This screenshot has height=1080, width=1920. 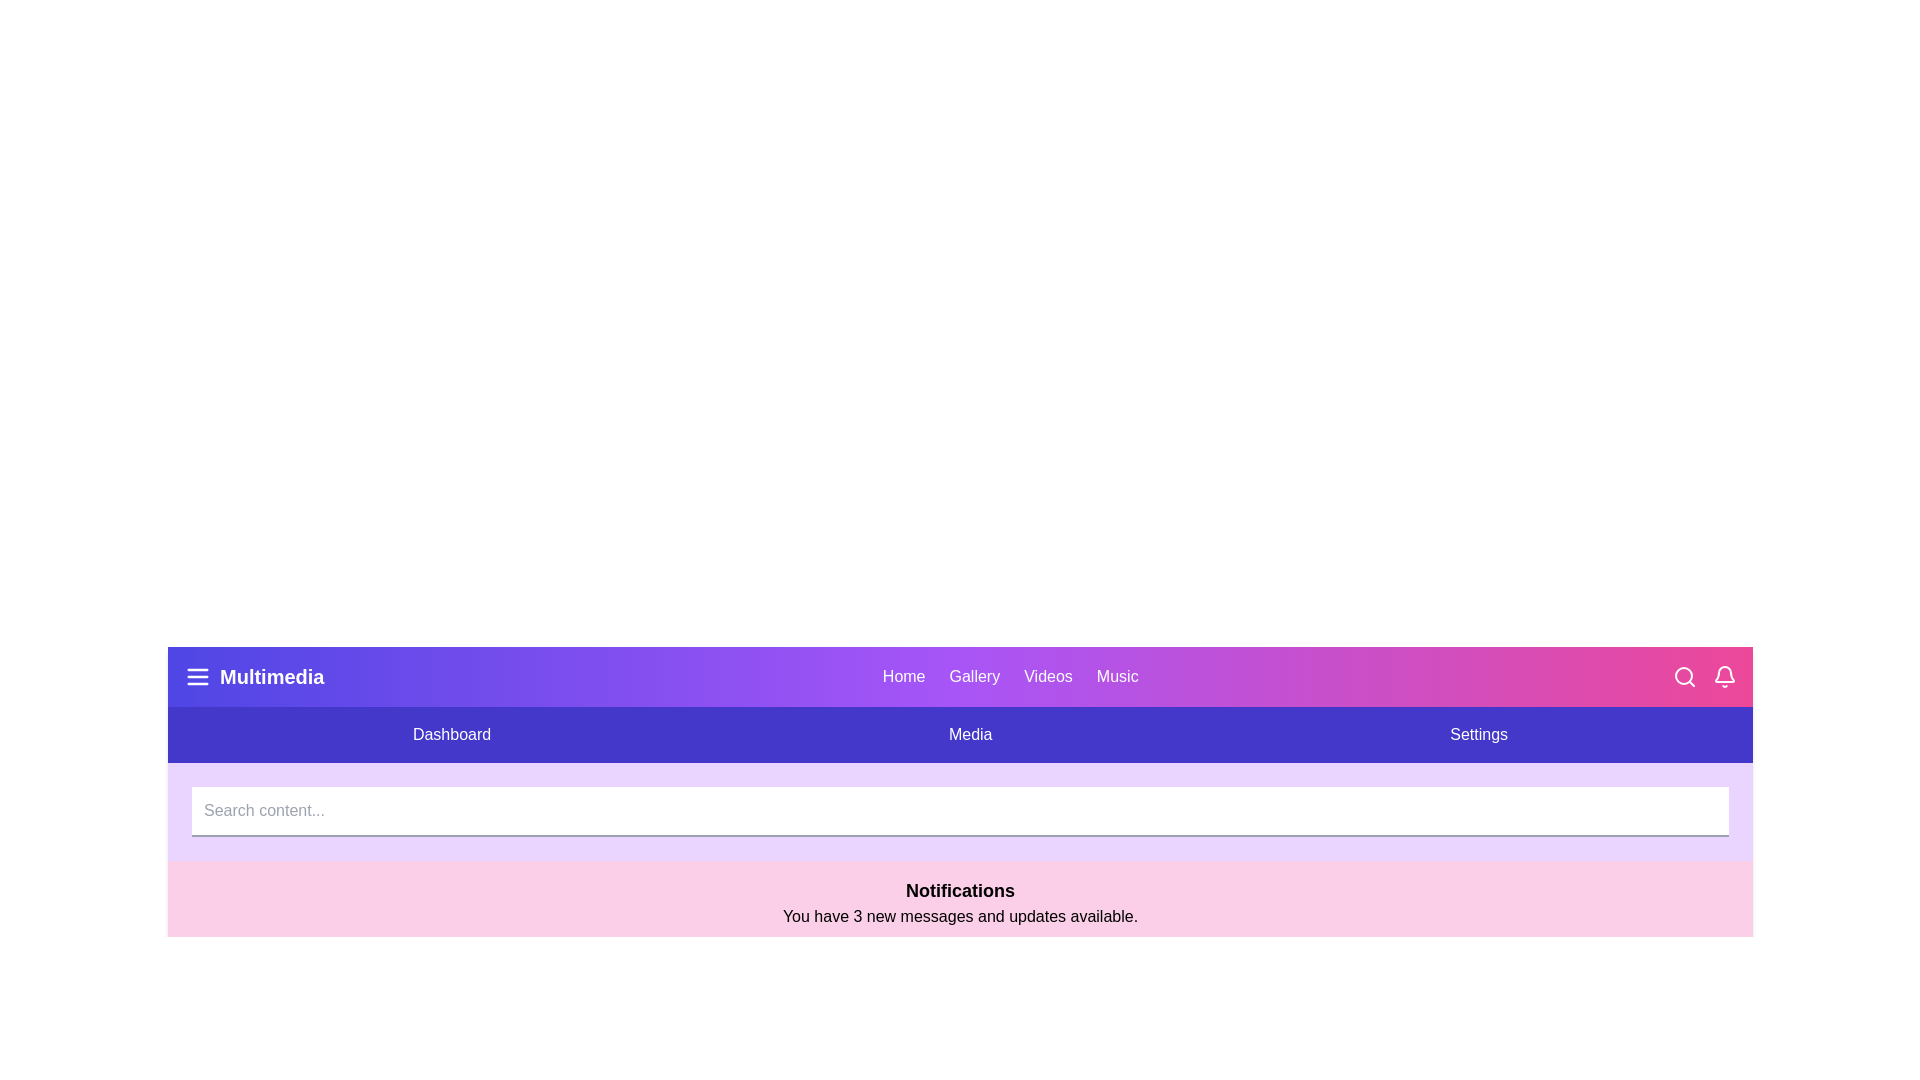 What do you see at coordinates (1683, 676) in the screenshot?
I see `the search icon to toggle the search bar visibility` at bounding box center [1683, 676].